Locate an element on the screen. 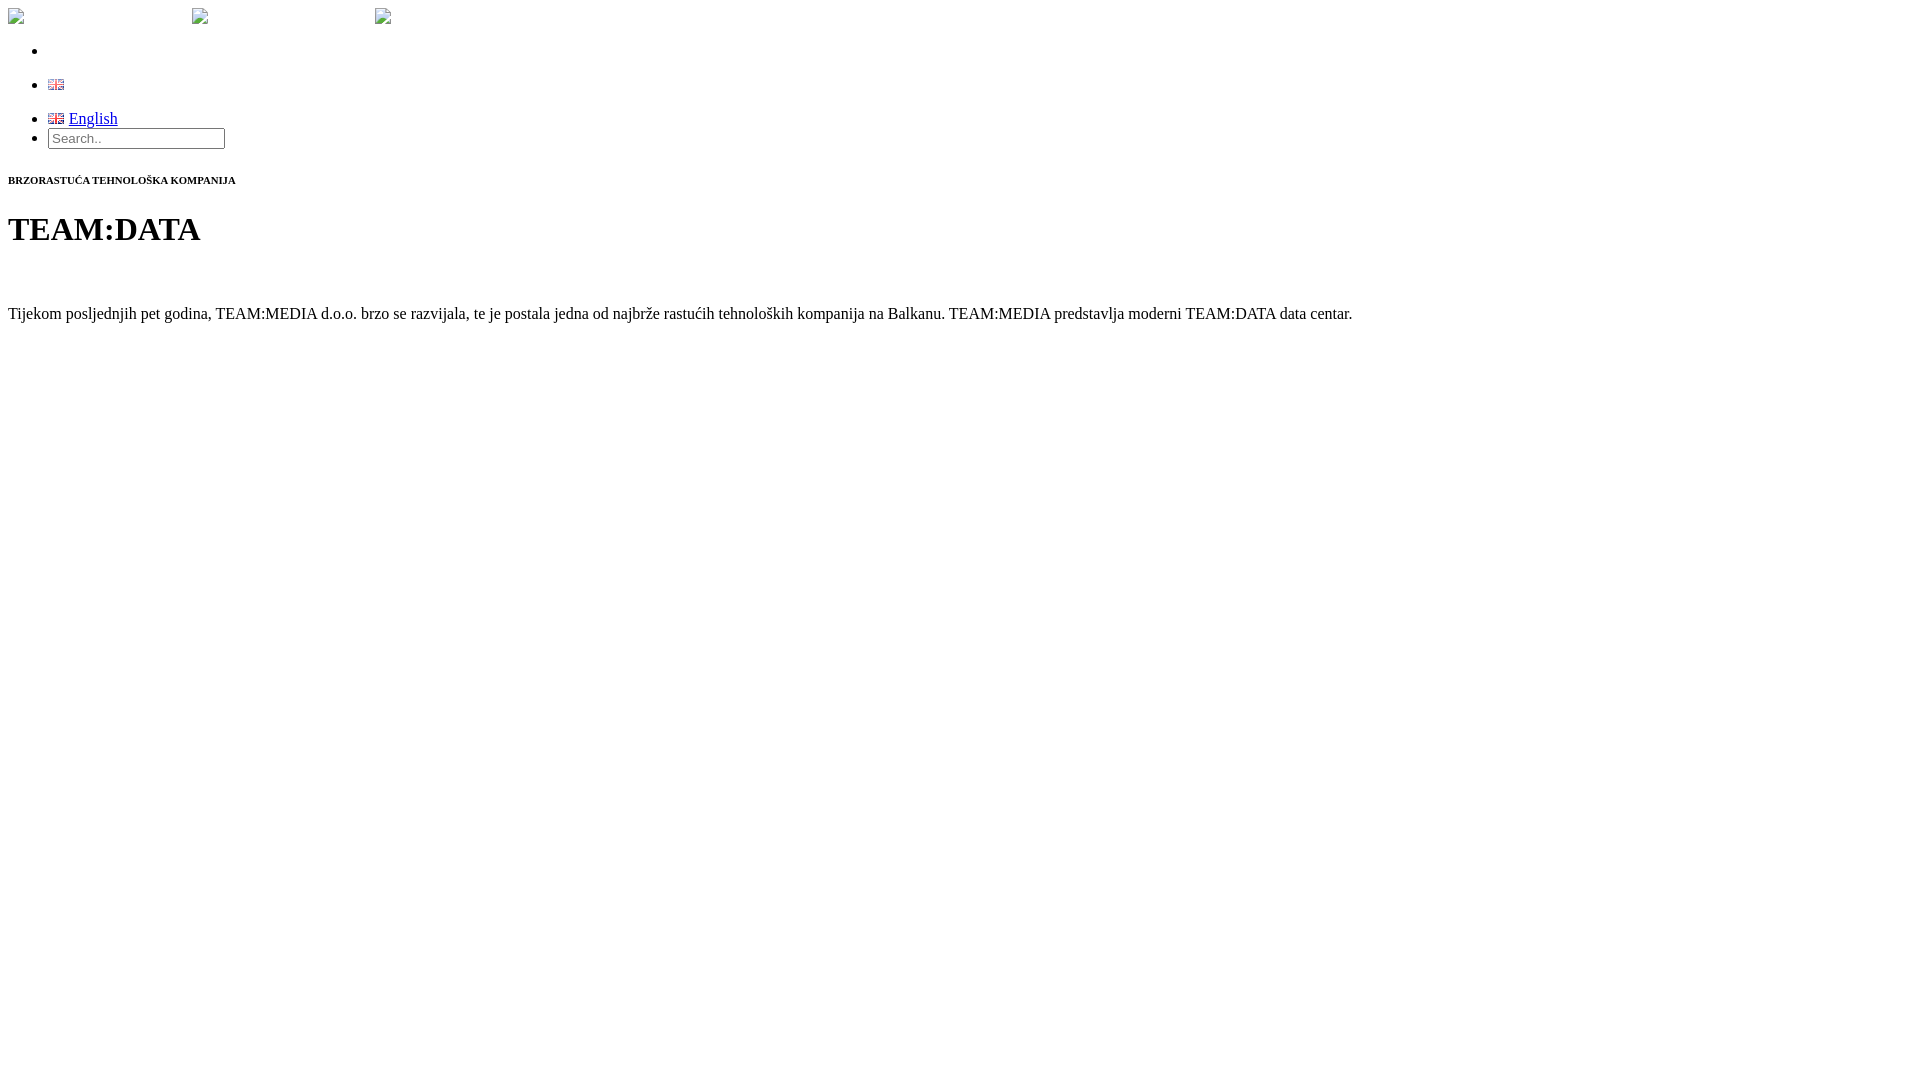 The height and width of the screenshot is (1080, 1920). 'English' is located at coordinates (81, 83).